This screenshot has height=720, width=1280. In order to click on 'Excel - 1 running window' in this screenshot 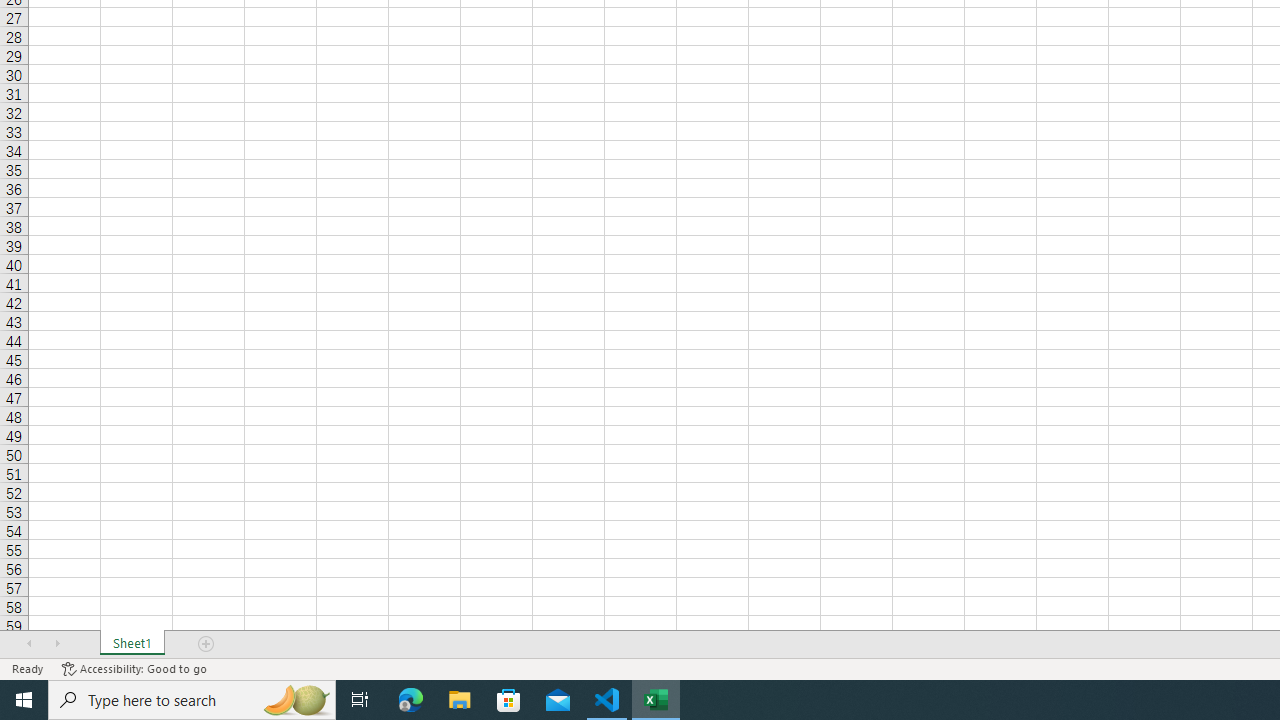, I will do `click(656, 698)`.